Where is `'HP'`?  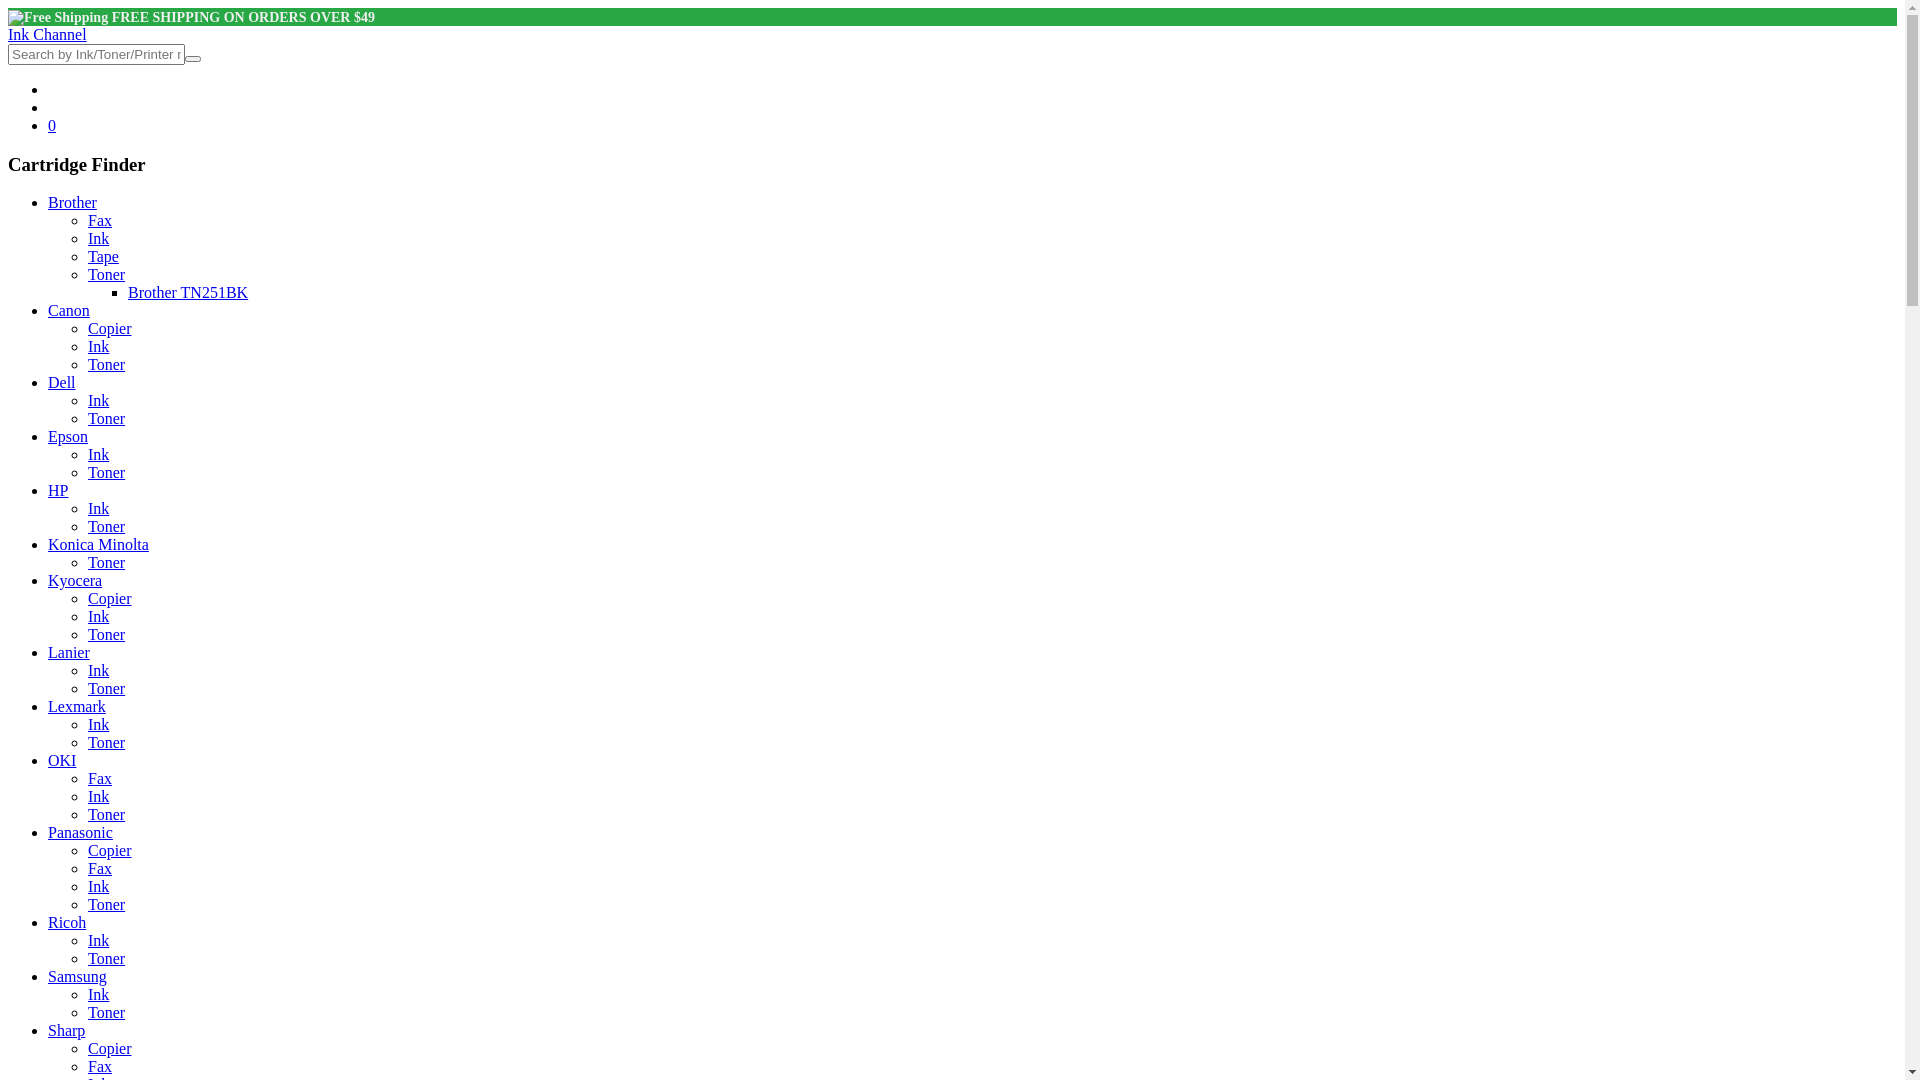
'HP' is located at coordinates (57, 490).